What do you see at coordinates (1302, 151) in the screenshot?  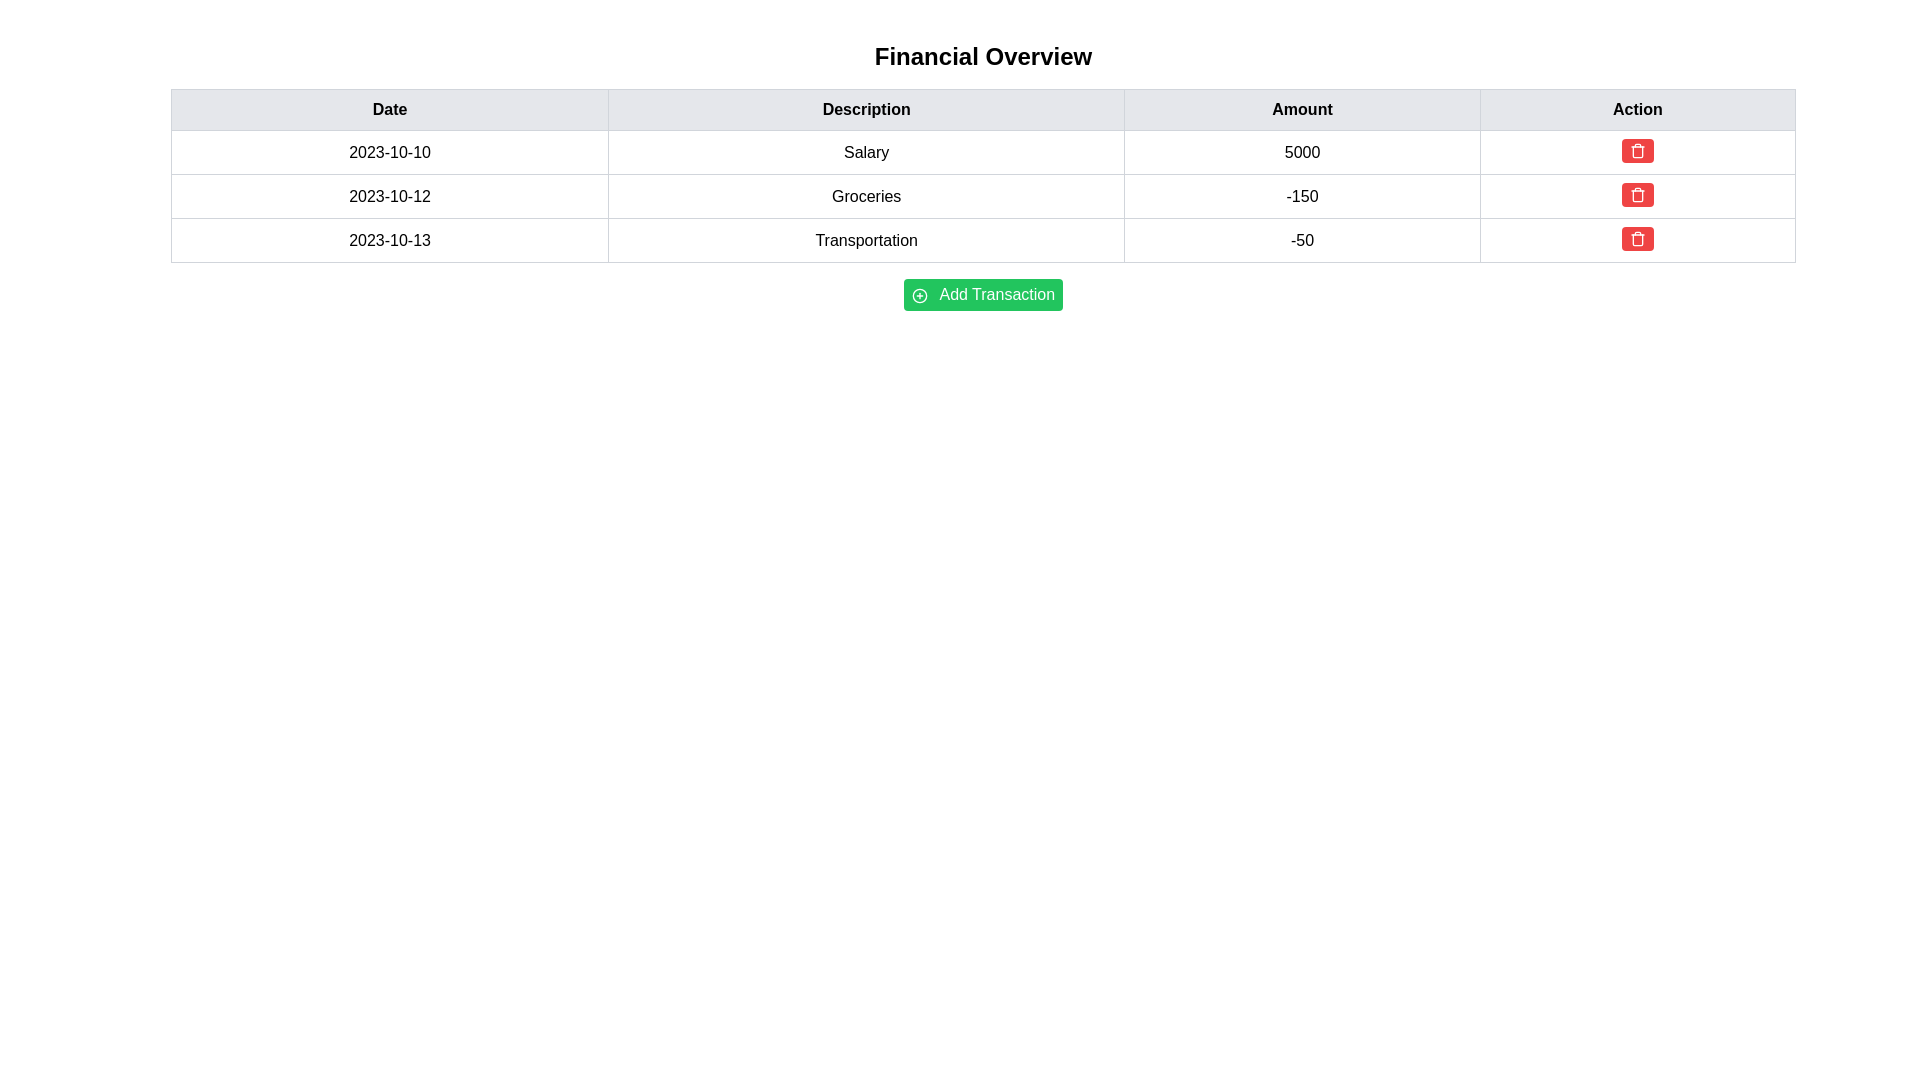 I see `the text display field showing the numeric value (5000) for the Salary in the financial overview table, located in the third column of the first row` at bounding box center [1302, 151].